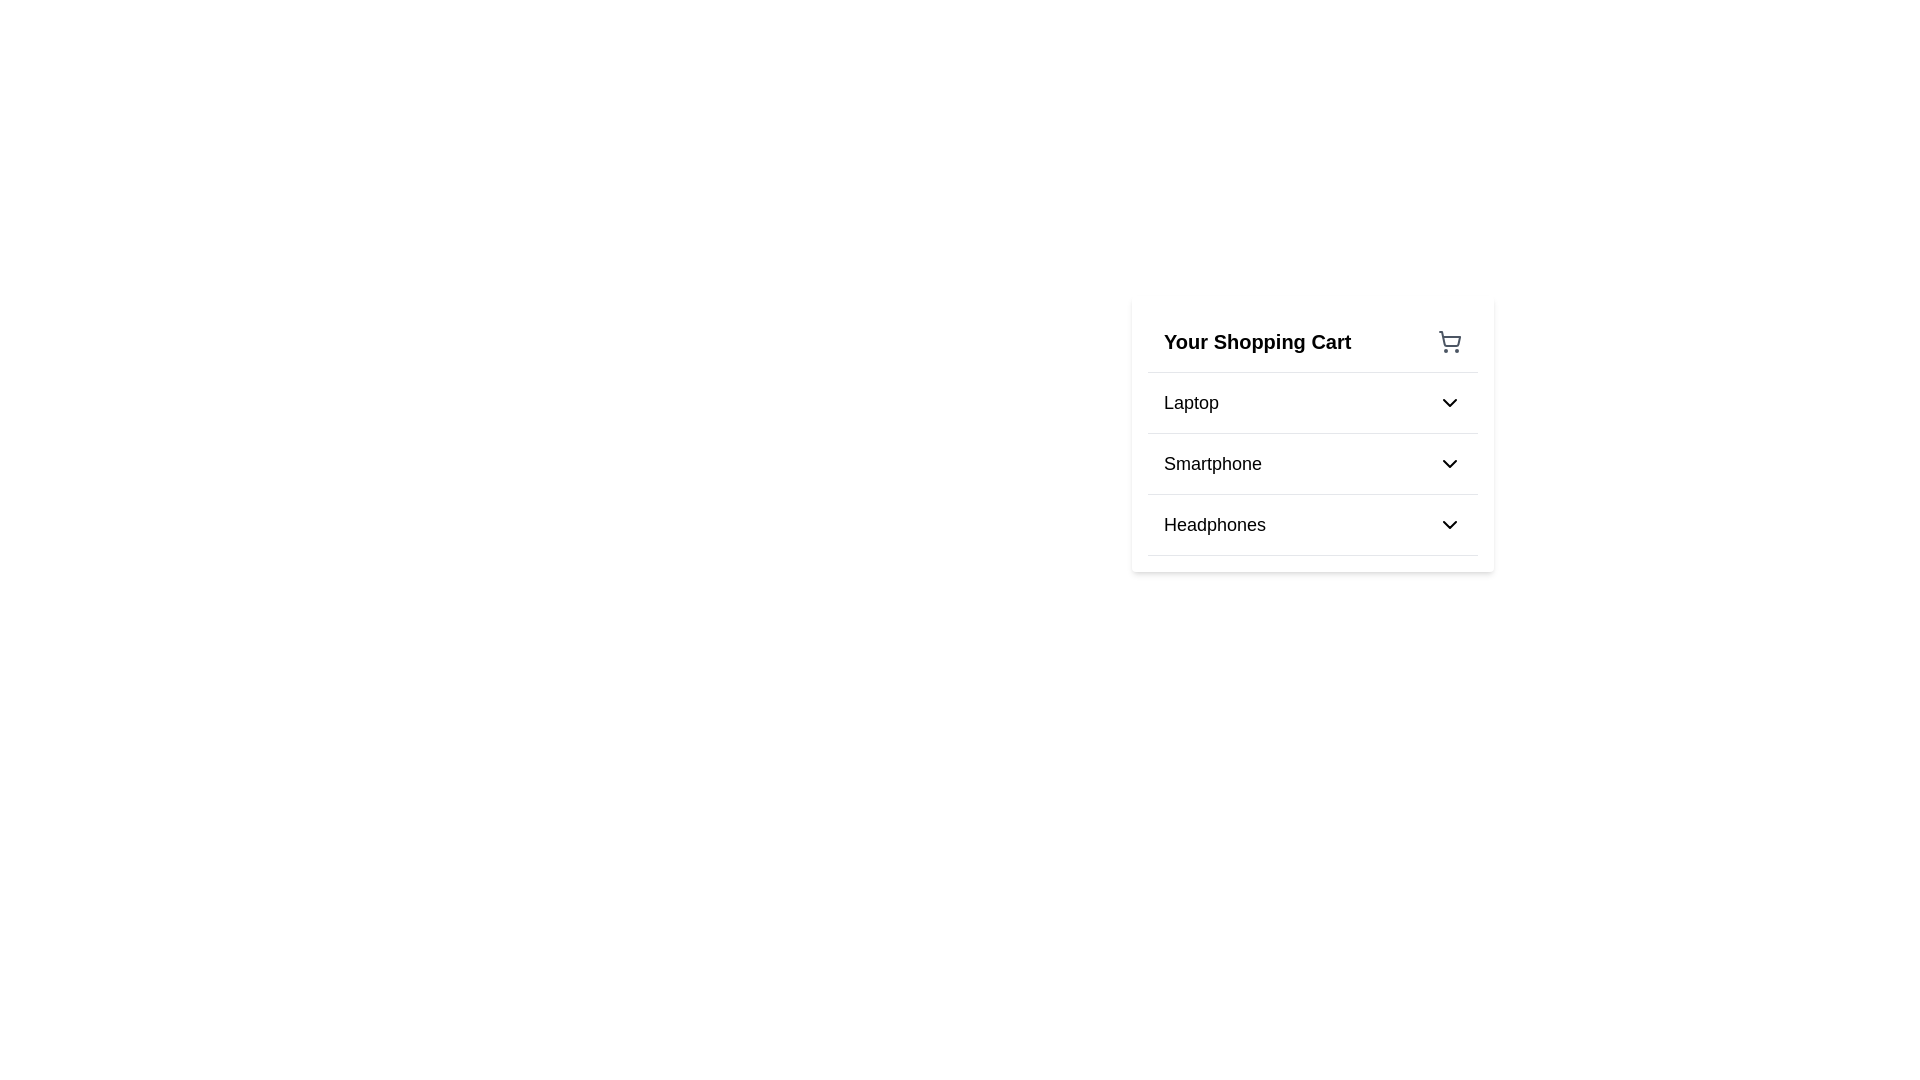 The image size is (1920, 1080). I want to click on the dropdown list item labeled 'Smartphone', so click(1313, 464).